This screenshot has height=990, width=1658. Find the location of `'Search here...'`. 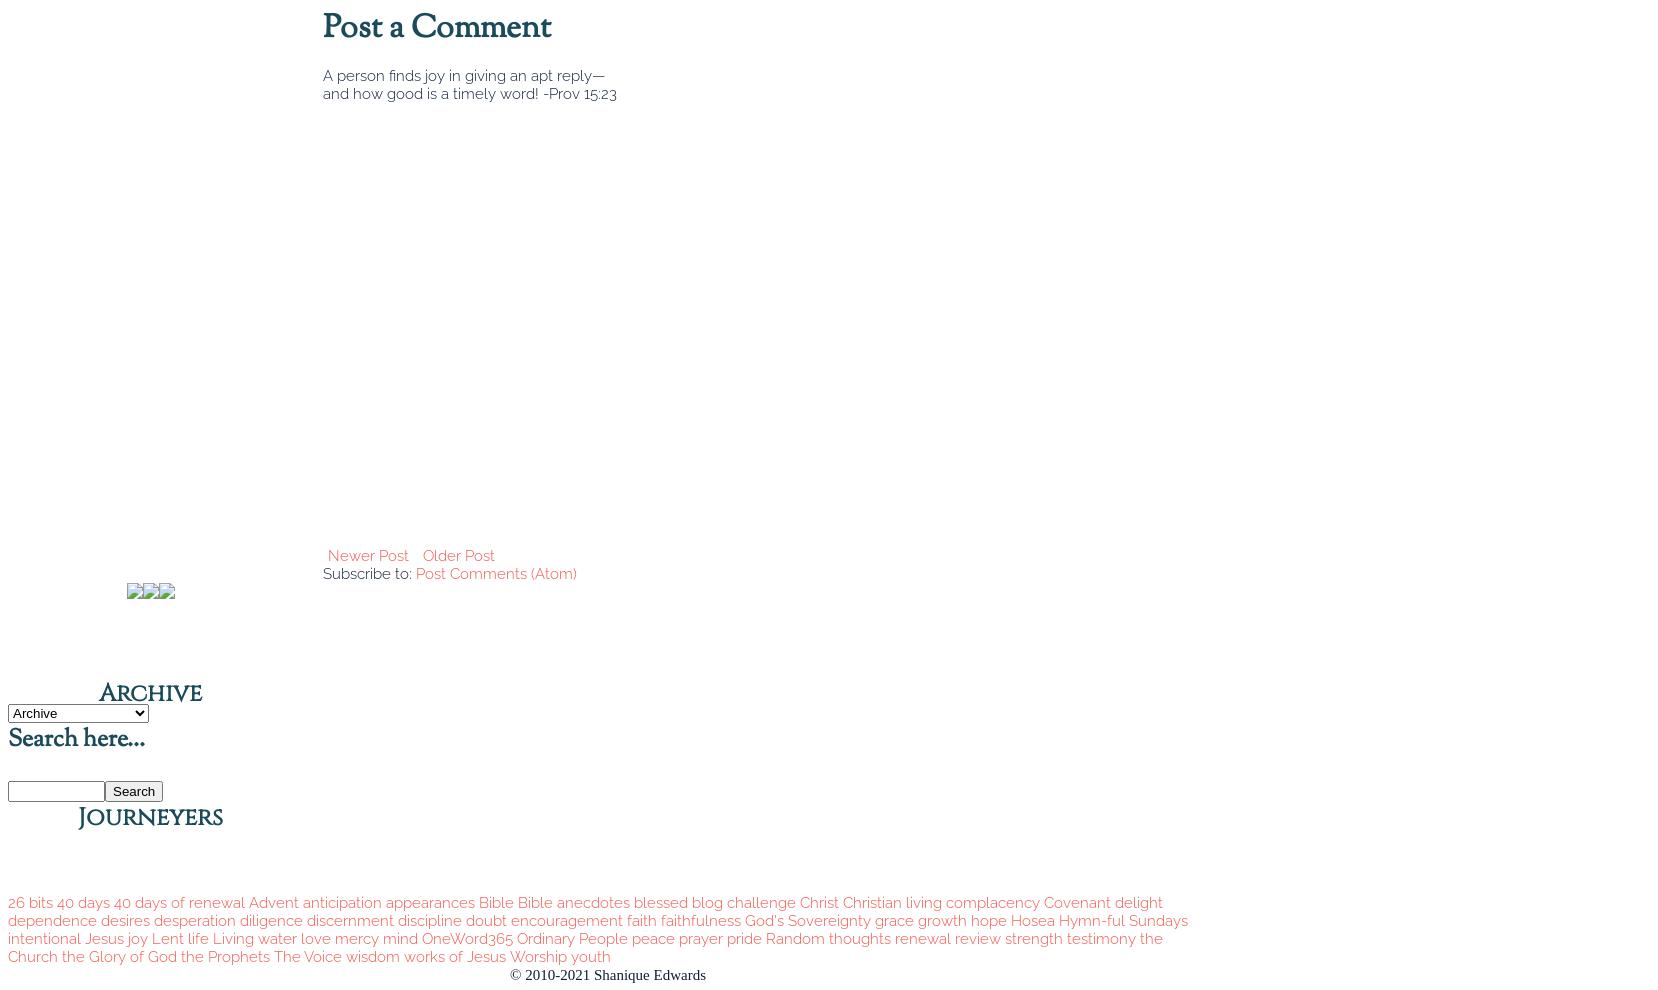

'Search here...' is located at coordinates (75, 739).